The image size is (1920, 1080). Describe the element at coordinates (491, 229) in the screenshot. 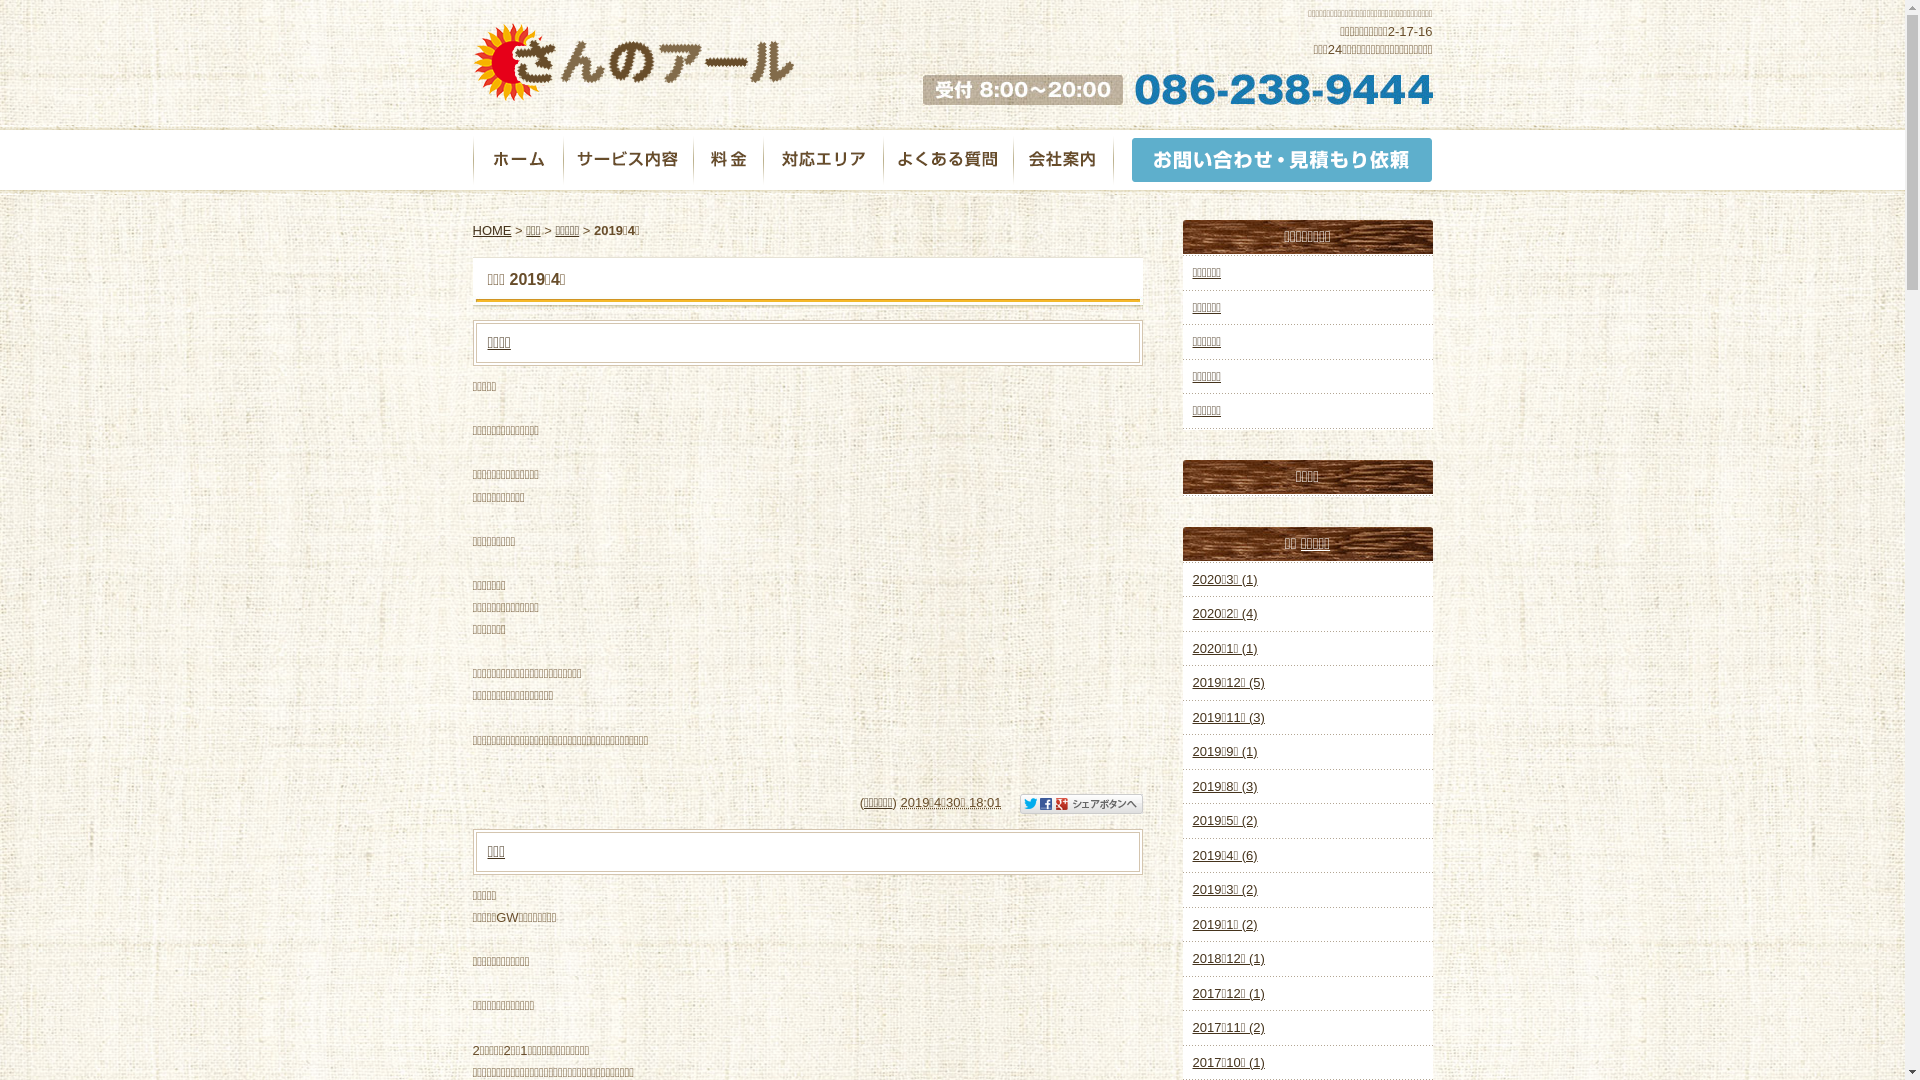

I see `'HOME'` at that location.